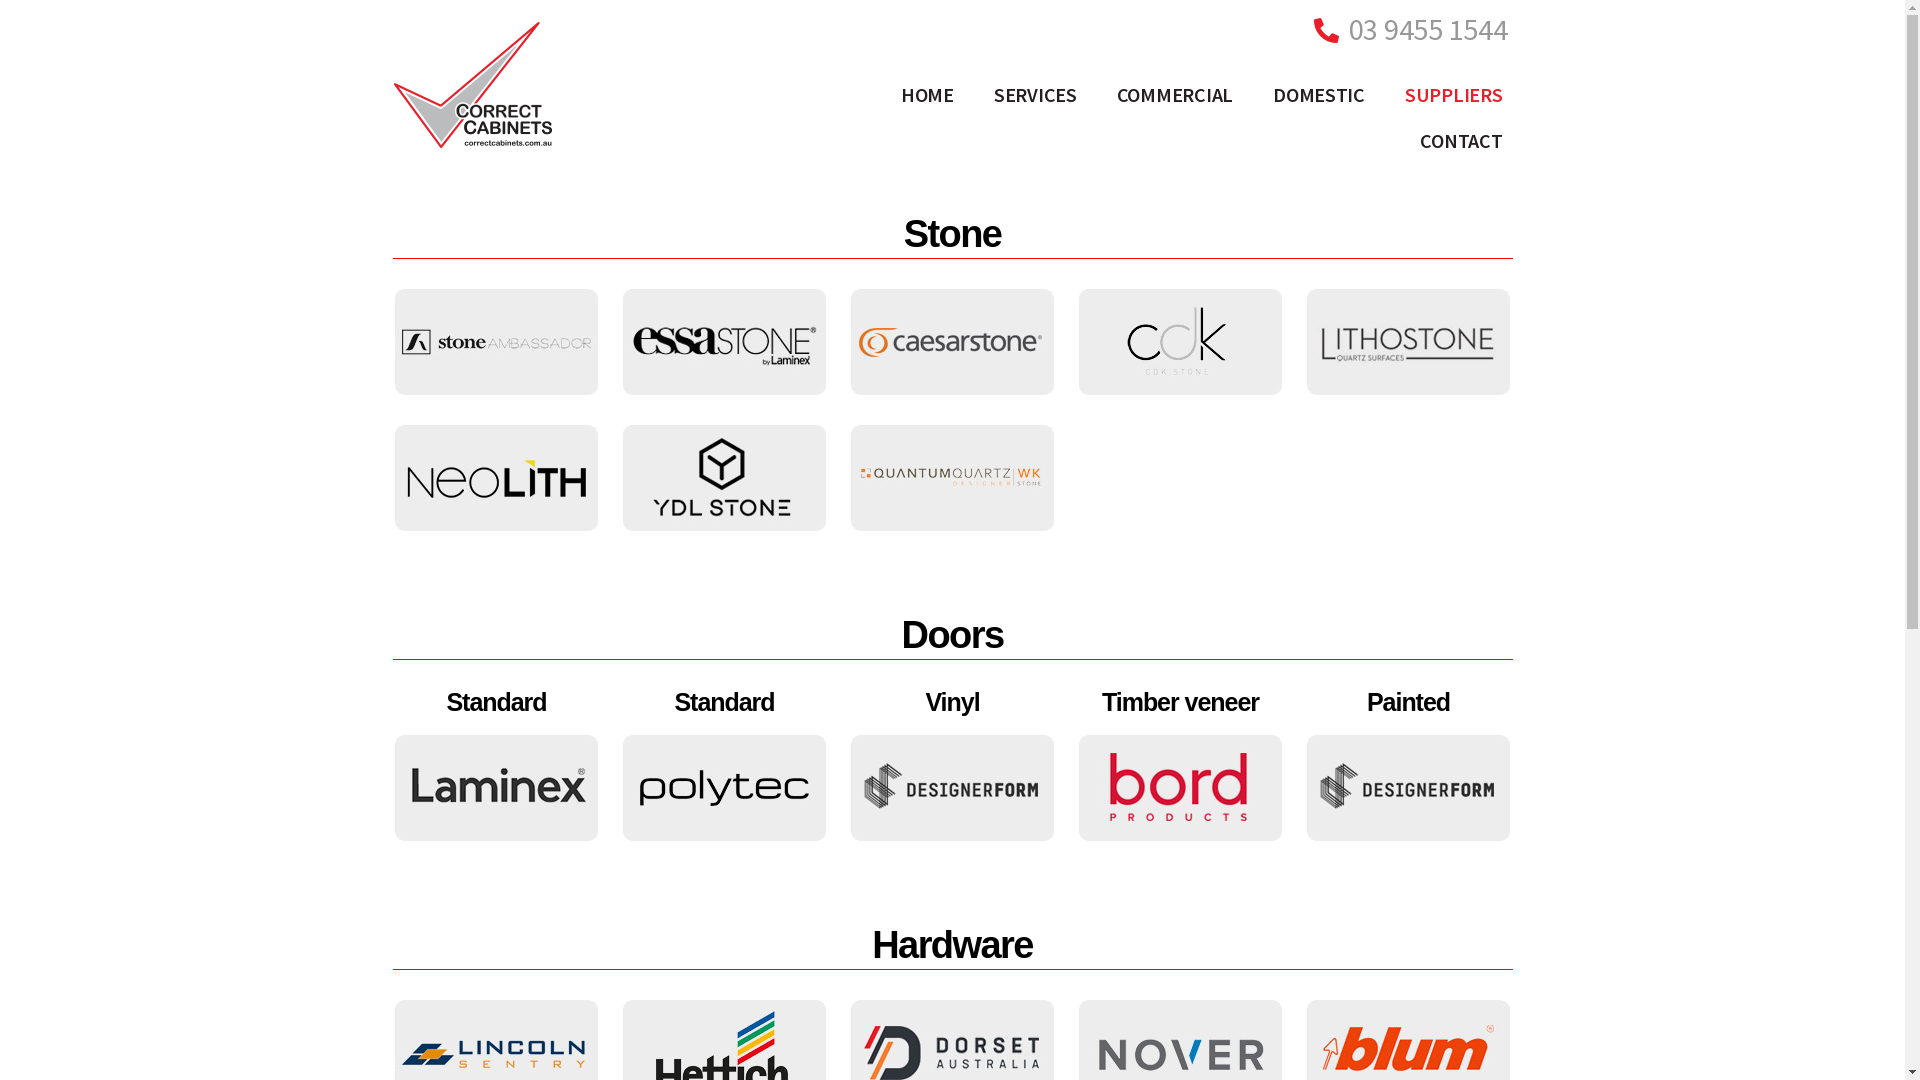 Image resolution: width=1920 pixels, height=1080 pixels. Describe the element at coordinates (1251, 95) in the screenshot. I see `'DOMESTIC'` at that location.